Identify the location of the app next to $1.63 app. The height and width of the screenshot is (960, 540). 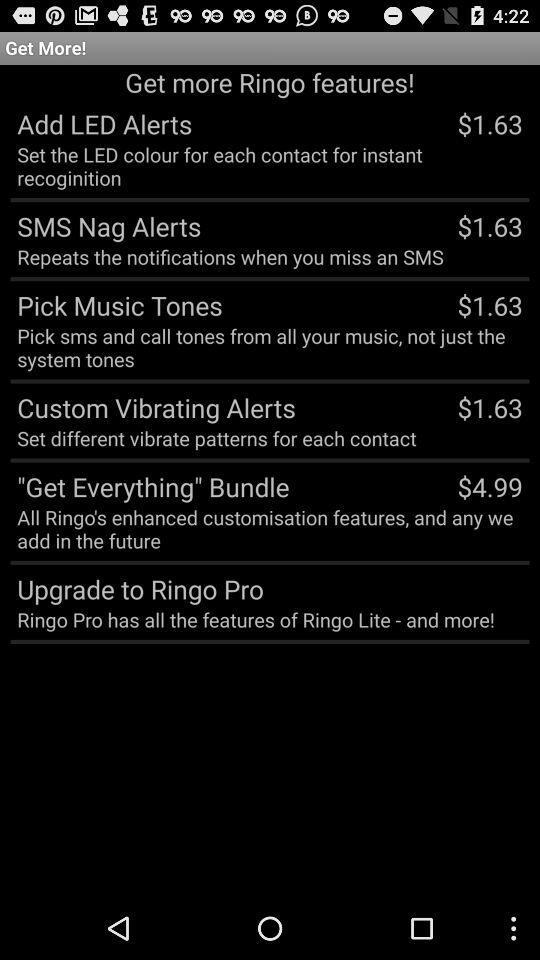
(215, 438).